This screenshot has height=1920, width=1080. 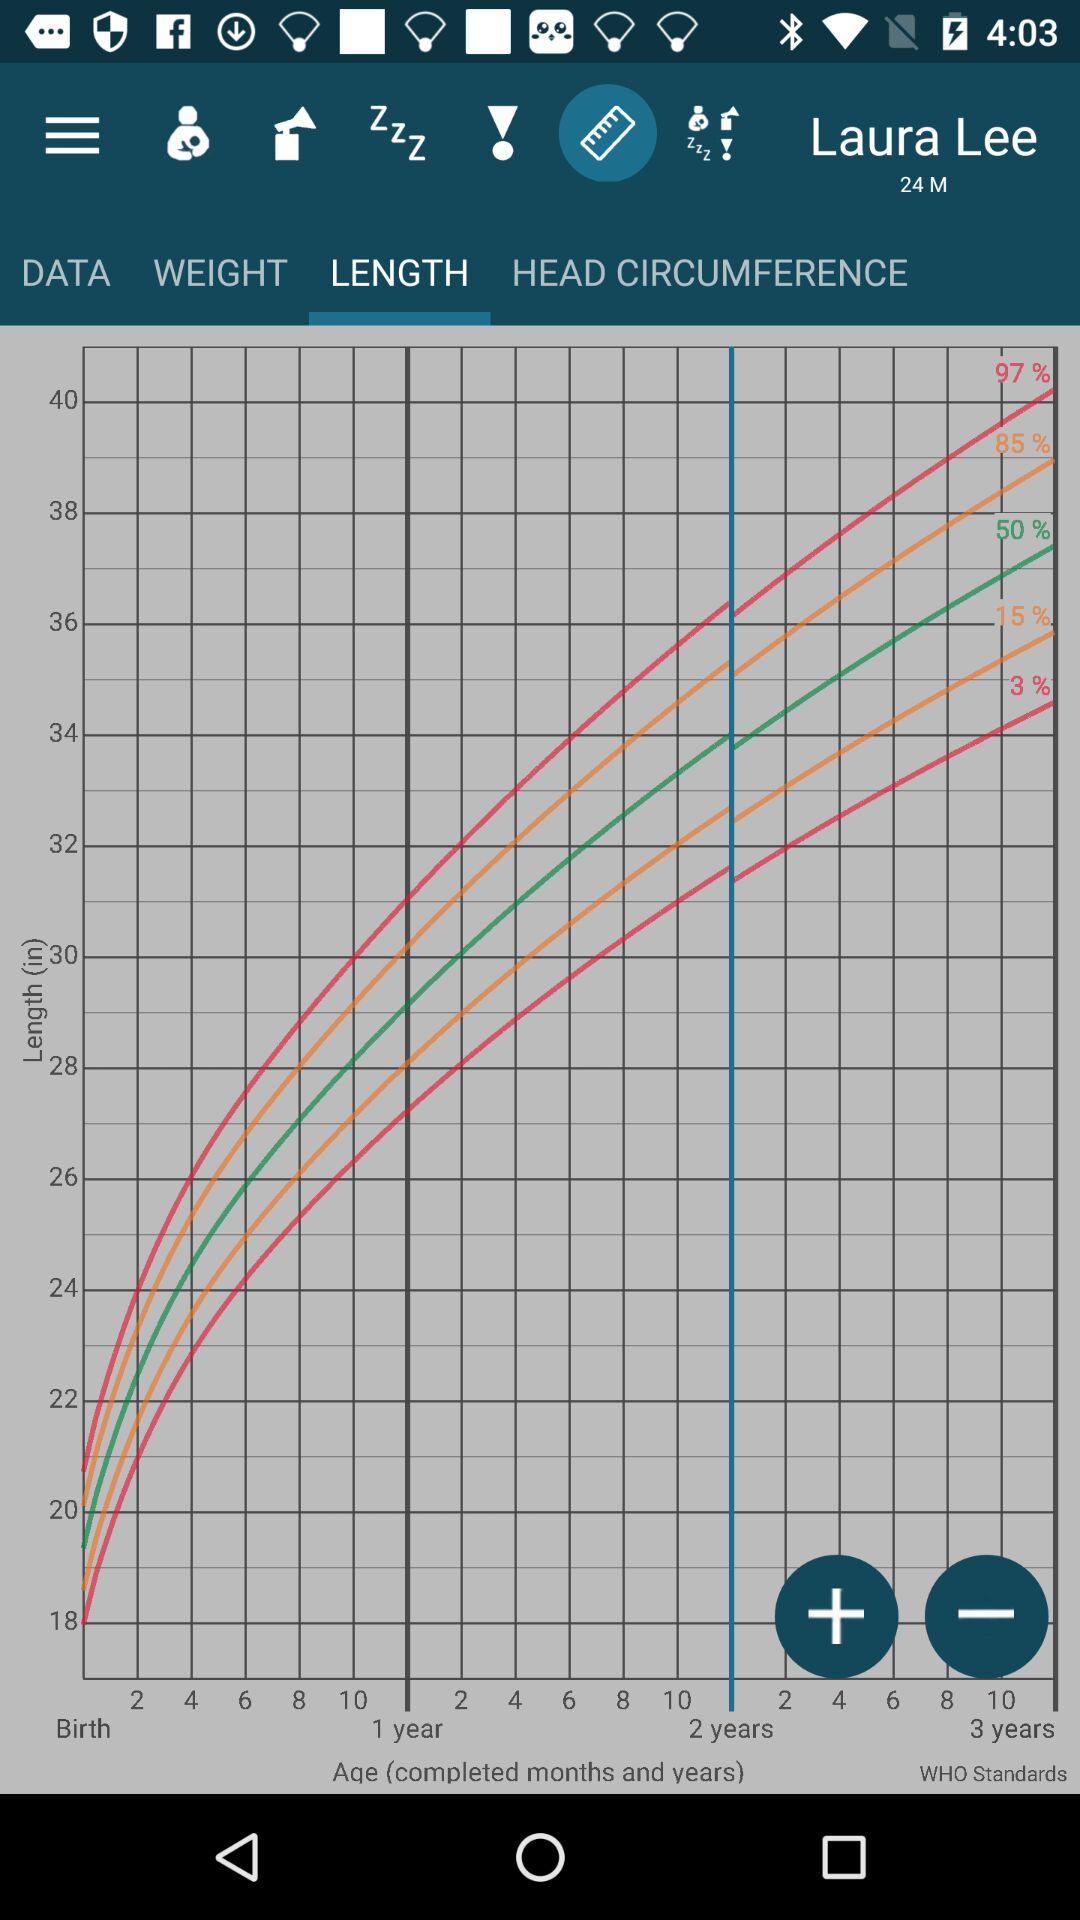 I want to click on the add icon, so click(x=836, y=1616).